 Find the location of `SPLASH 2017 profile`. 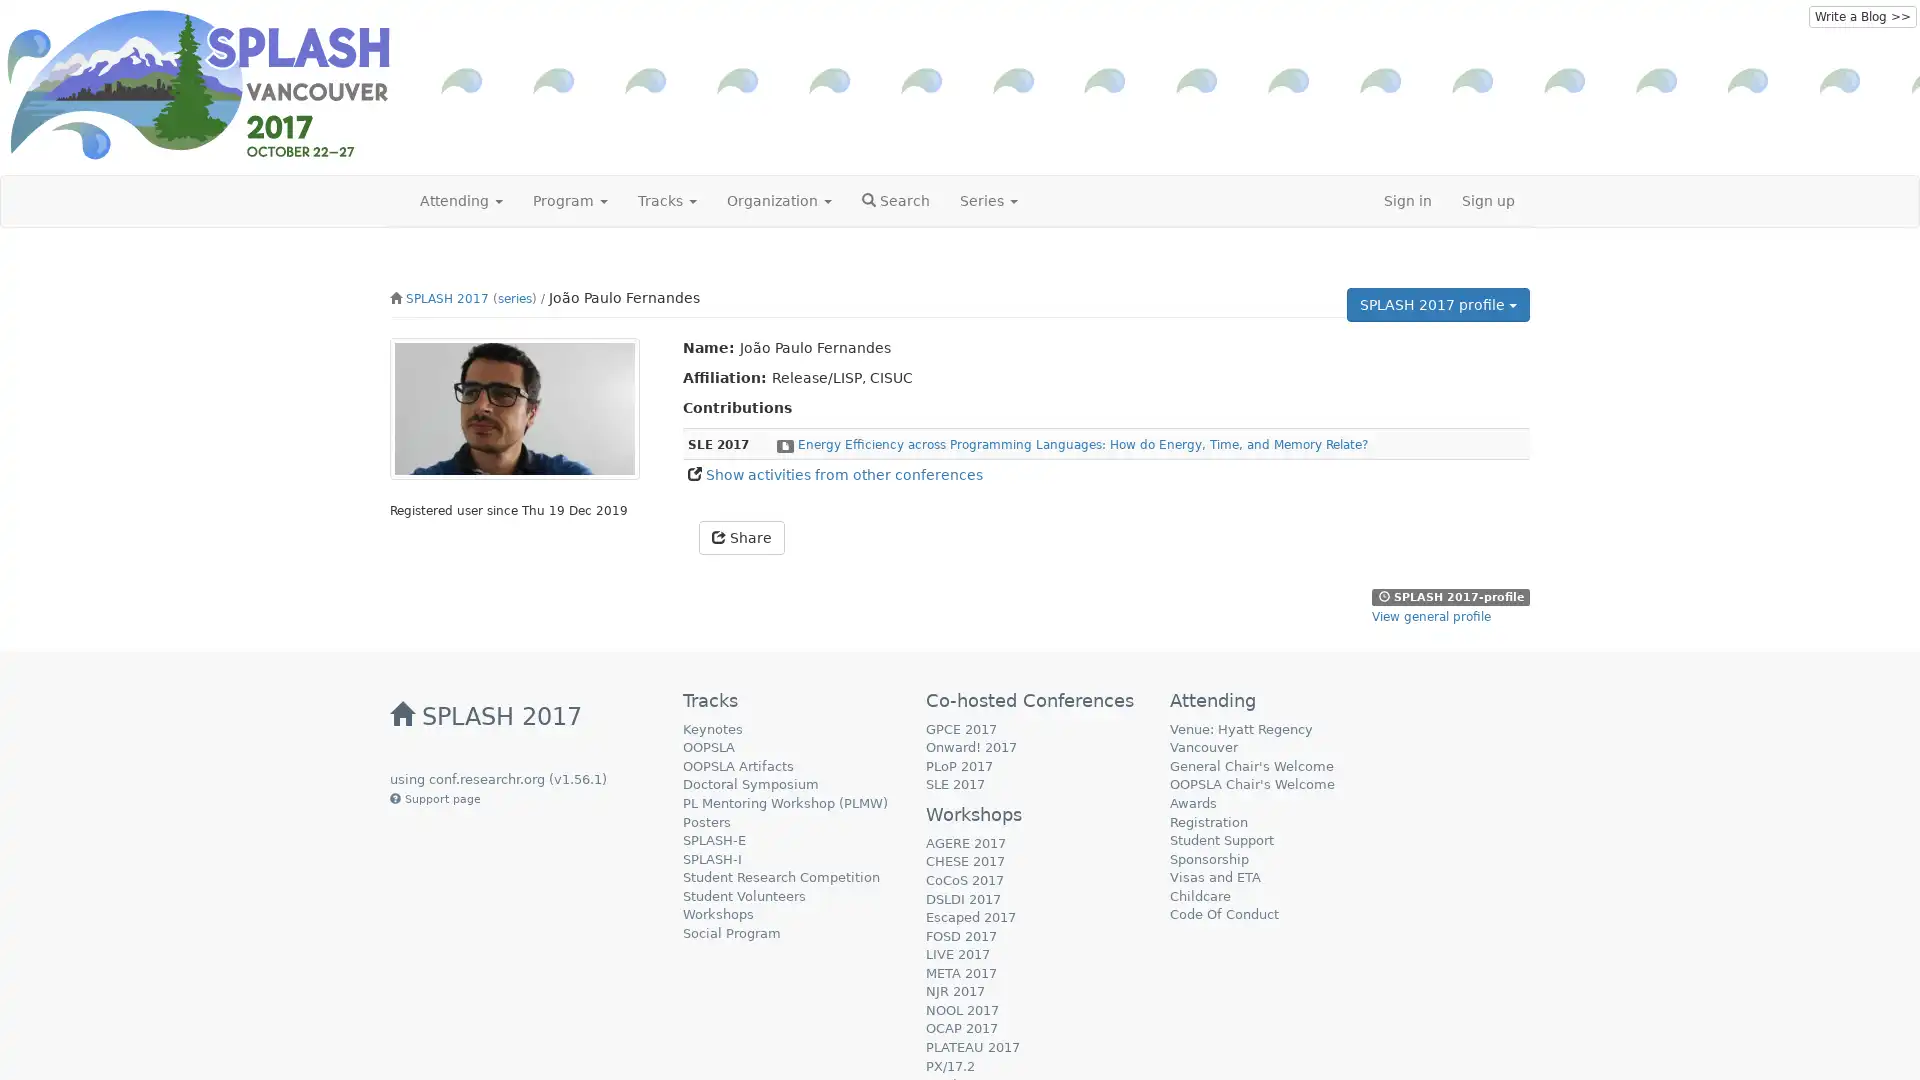

SPLASH 2017 profile is located at coordinates (1437, 304).